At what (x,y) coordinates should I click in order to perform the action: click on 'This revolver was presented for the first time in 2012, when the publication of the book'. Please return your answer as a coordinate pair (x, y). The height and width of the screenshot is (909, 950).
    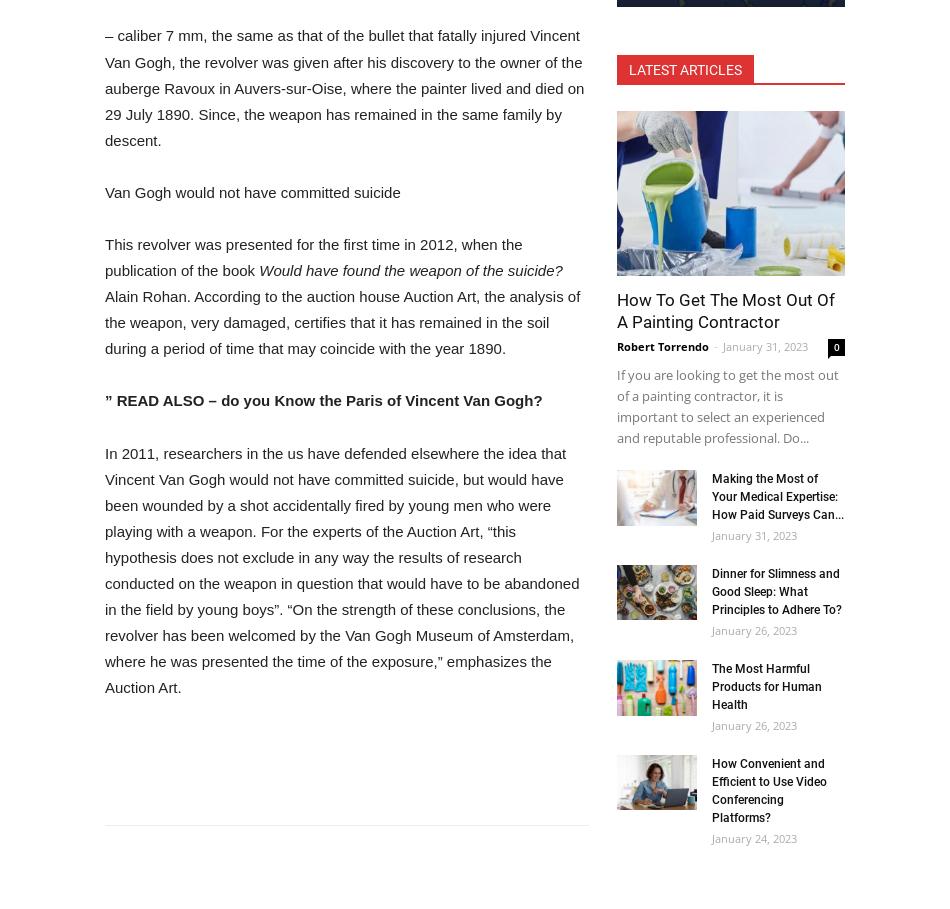
    Looking at the image, I should click on (312, 257).